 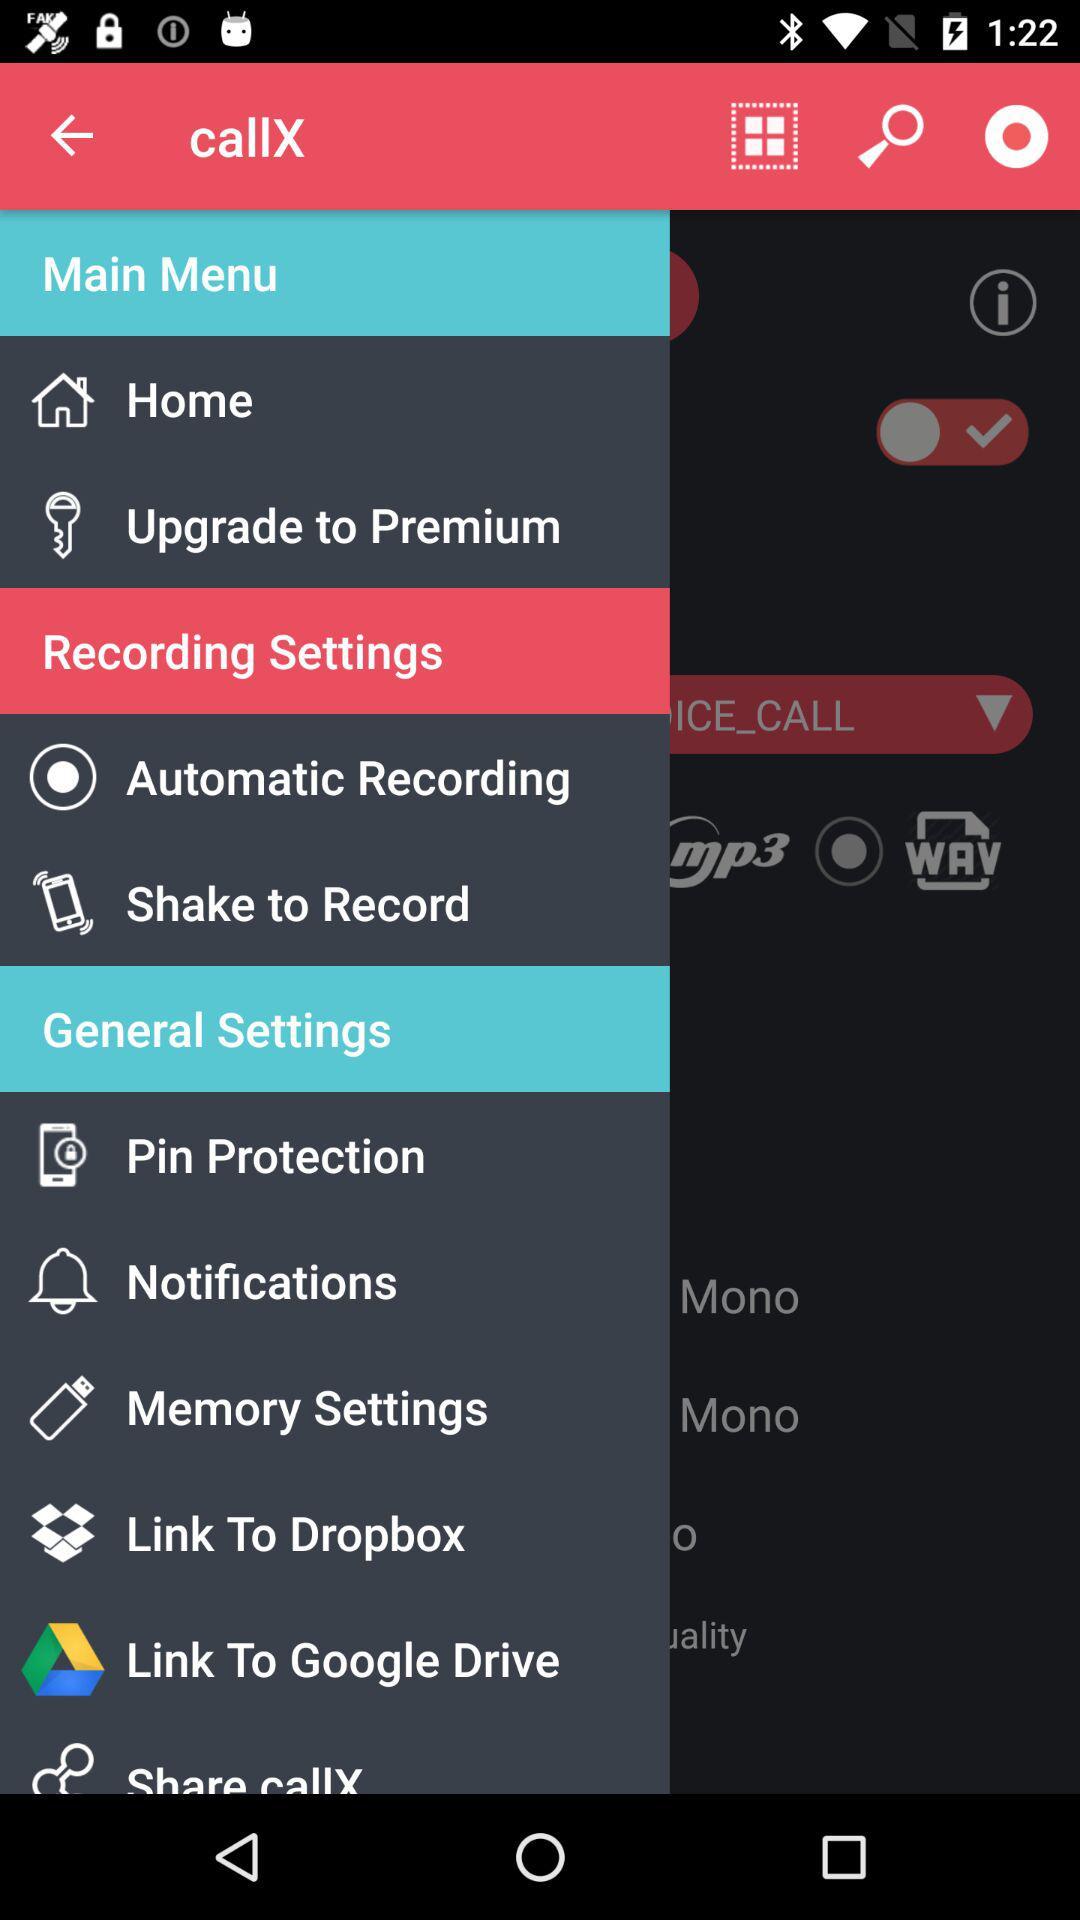 I want to click on the button which is next to the main menu, so click(x=986, y=301).